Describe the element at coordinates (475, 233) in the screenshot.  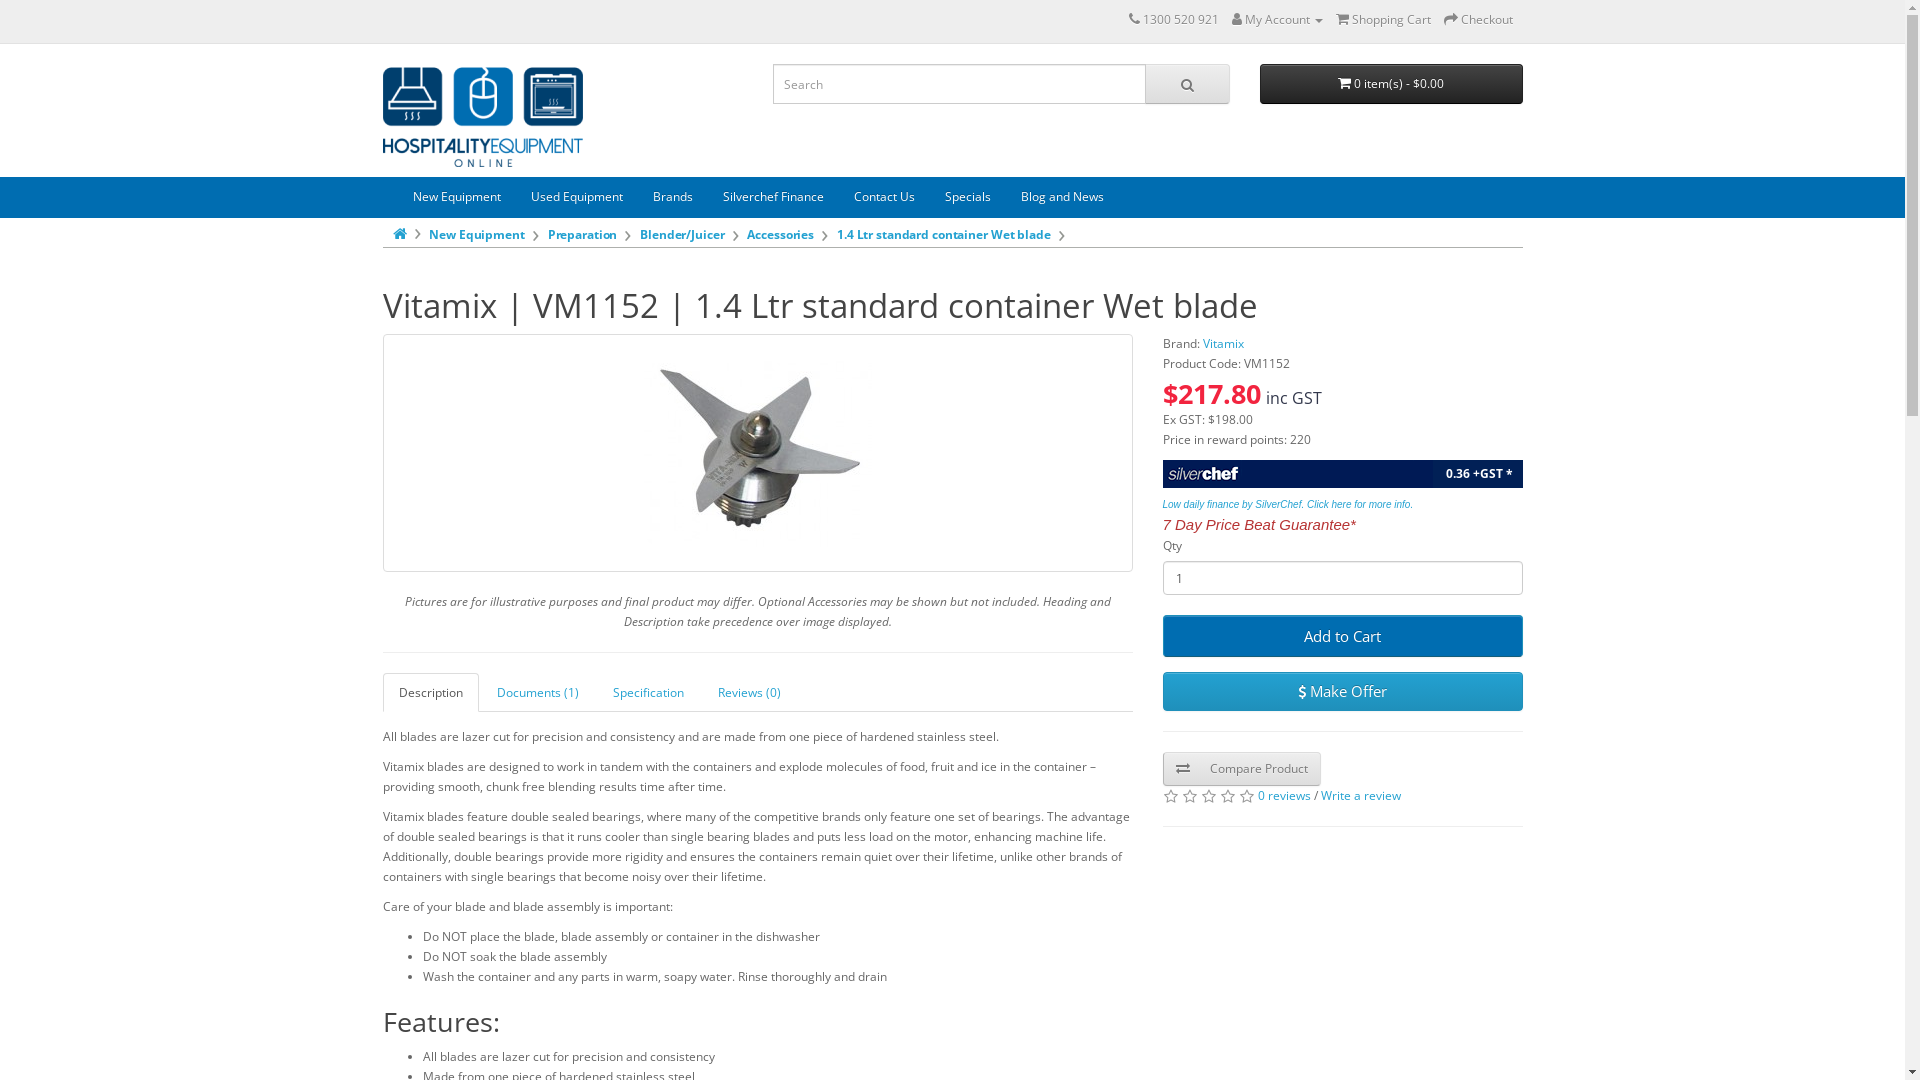
I see `'New Equipment'` at that location.